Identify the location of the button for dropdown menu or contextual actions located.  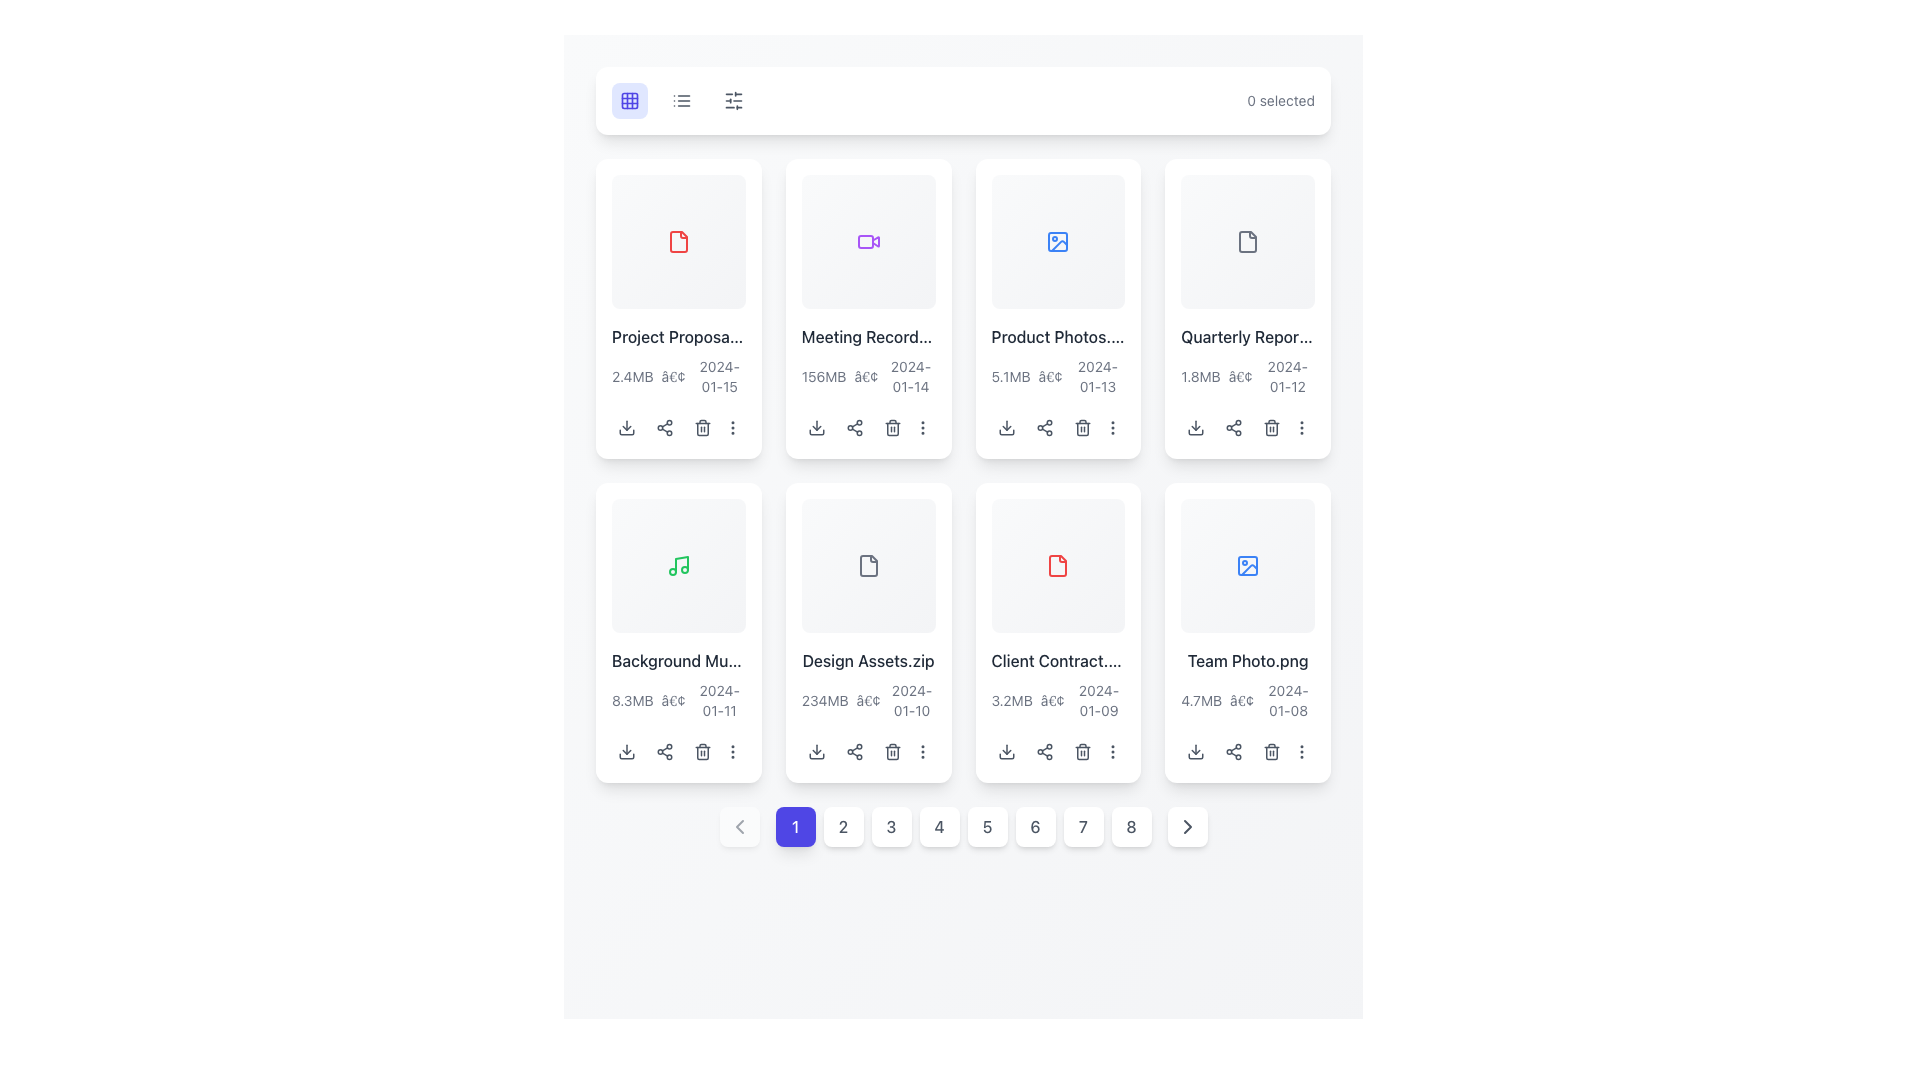
(1302, 426).